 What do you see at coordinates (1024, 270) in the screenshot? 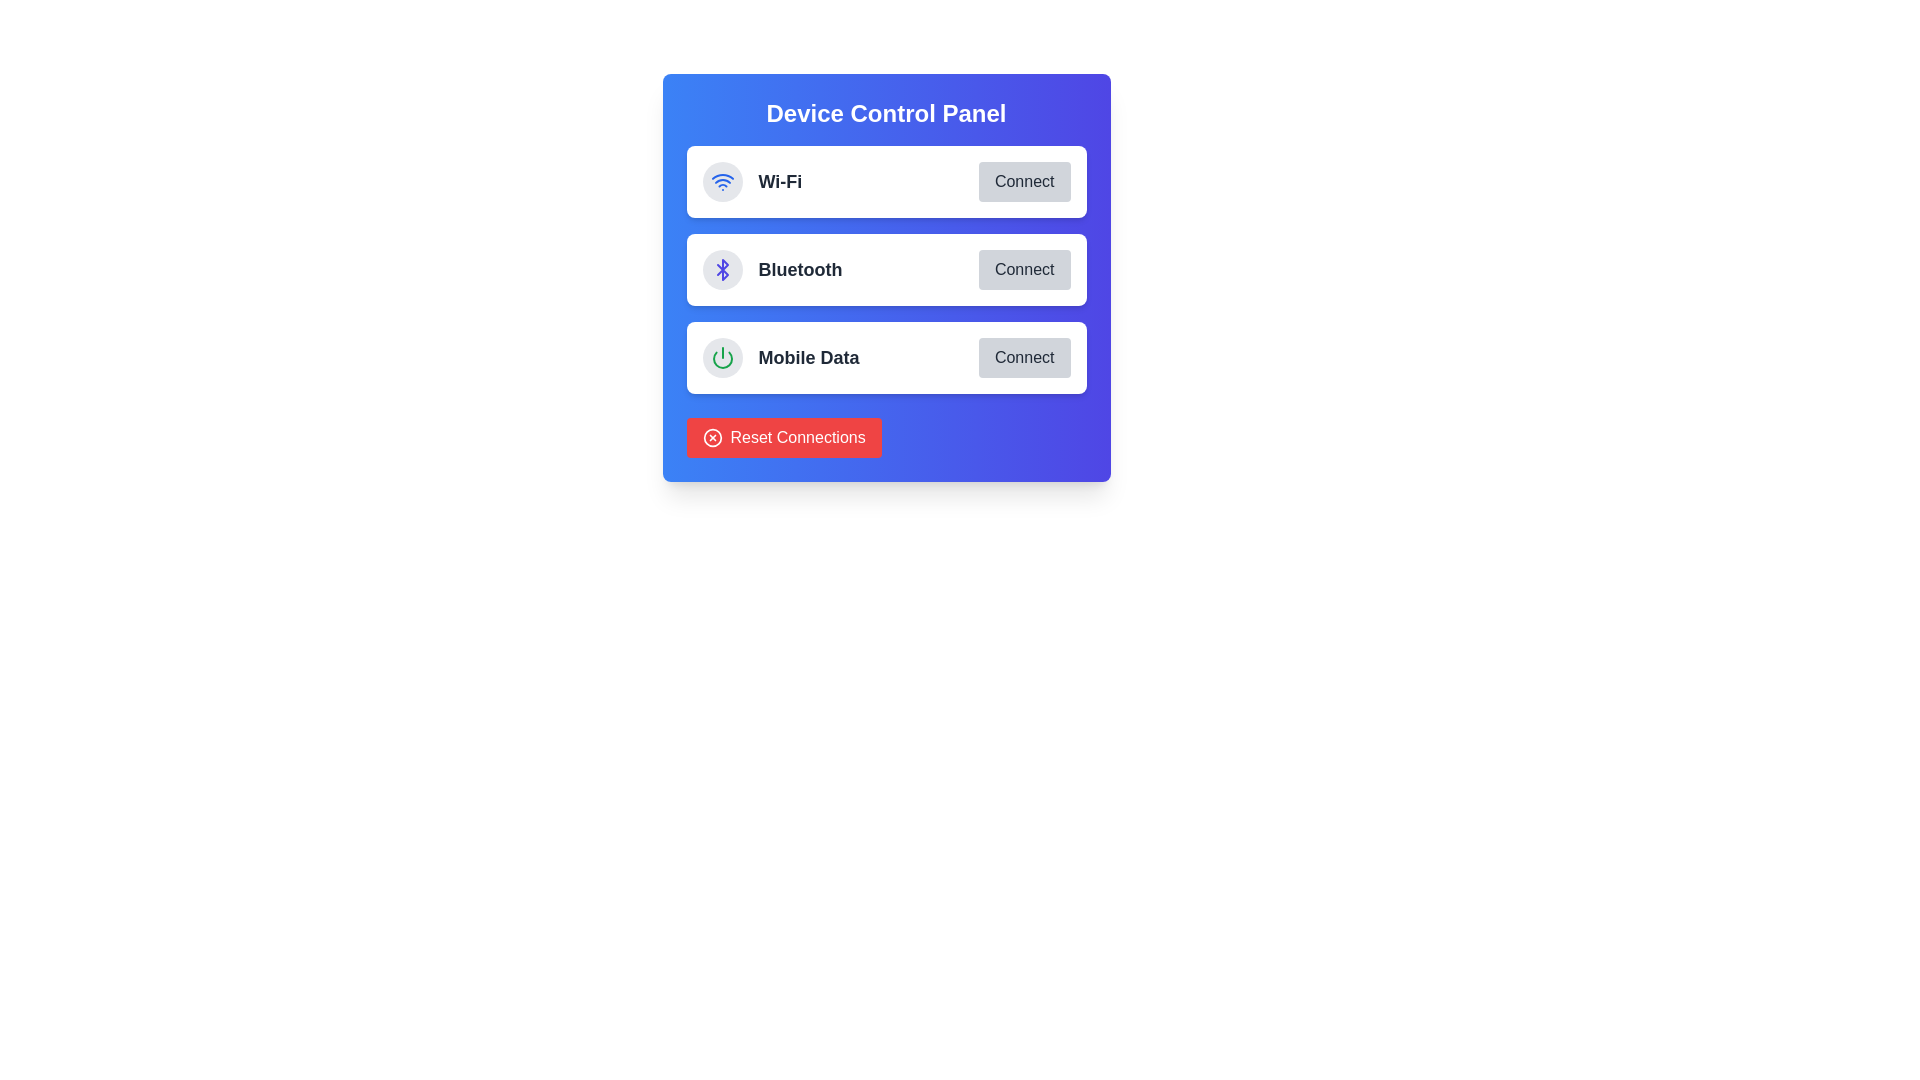
I see `the 'Connect' button, which is a rectangular button with rounded corners, light gray background, and dark gray text, located within the 'Bluetooth' section and aligned to the right` at bounding box center [1024, 270].